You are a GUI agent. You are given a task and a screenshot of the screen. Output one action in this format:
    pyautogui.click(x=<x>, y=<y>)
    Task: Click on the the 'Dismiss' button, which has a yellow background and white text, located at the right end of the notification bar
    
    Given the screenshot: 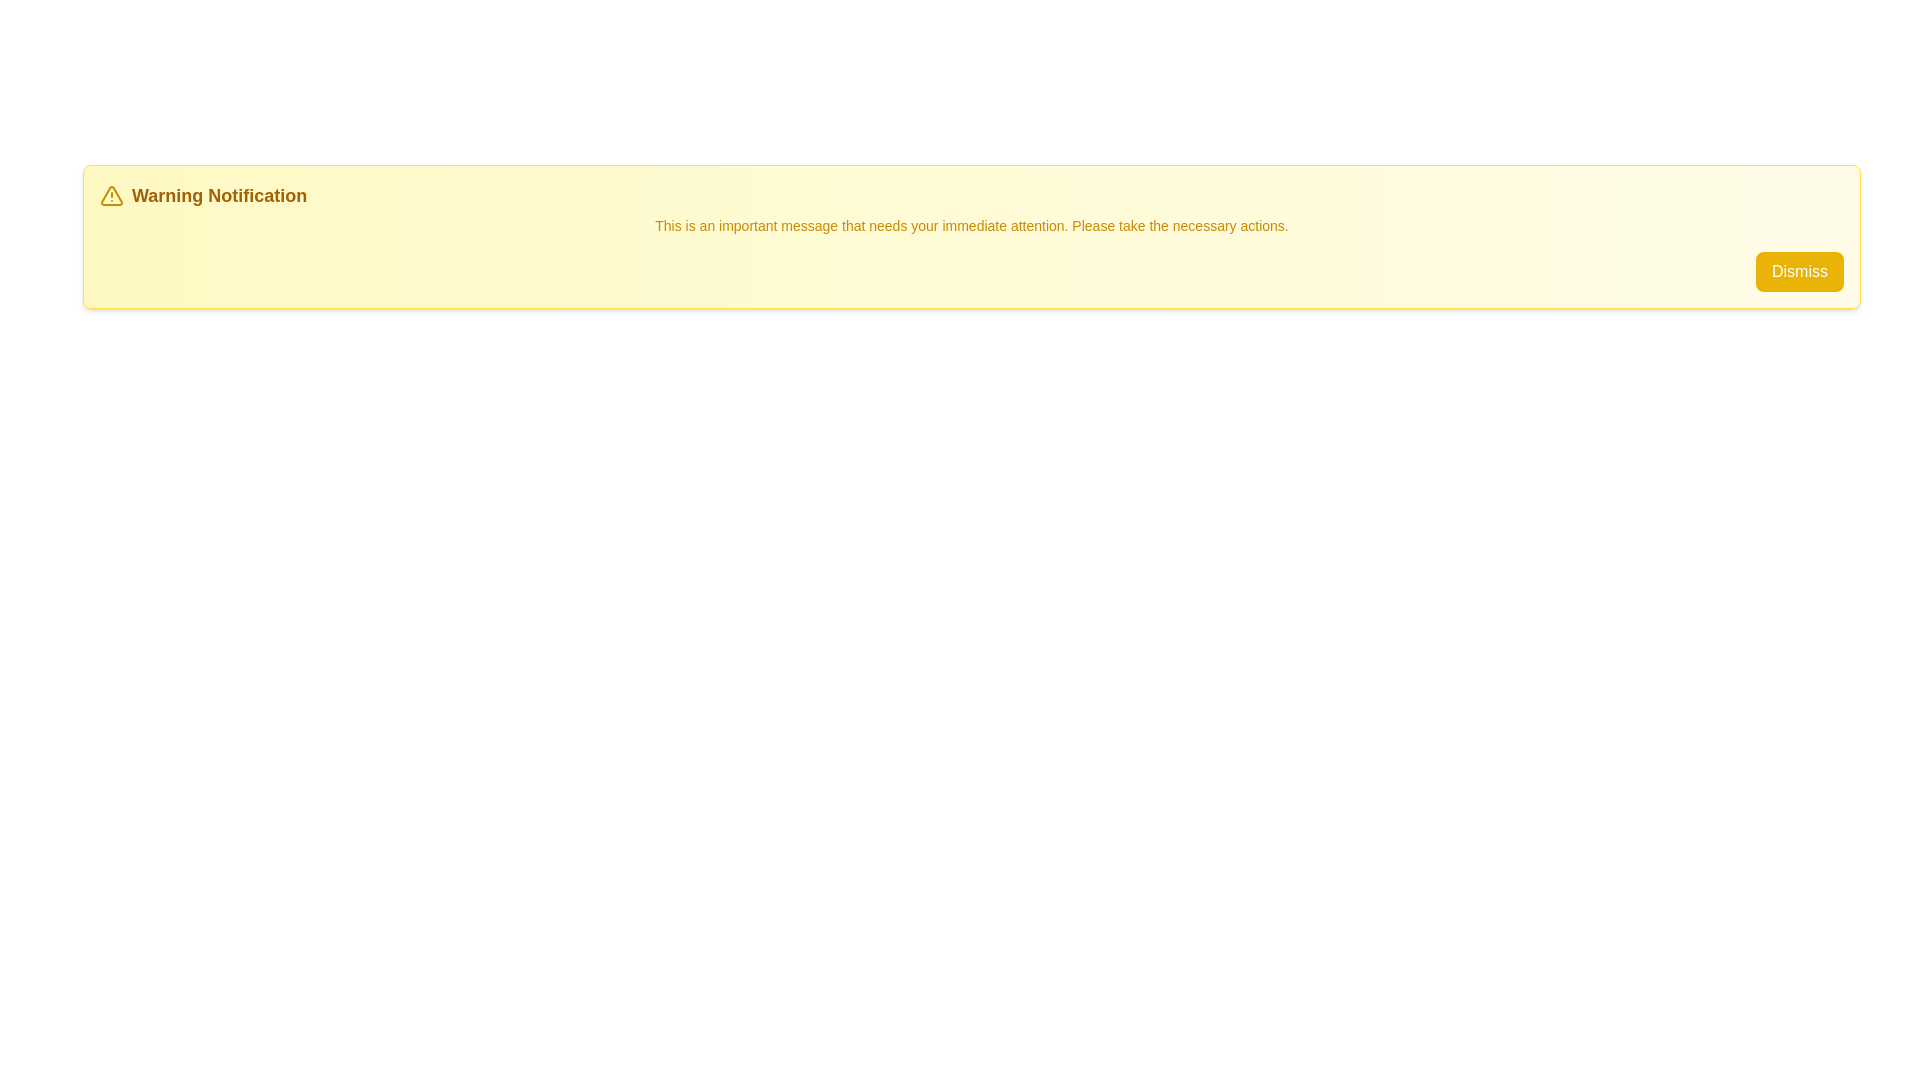 What is the action you would take?
    pyautogui.click(x=1800, y=270)
    